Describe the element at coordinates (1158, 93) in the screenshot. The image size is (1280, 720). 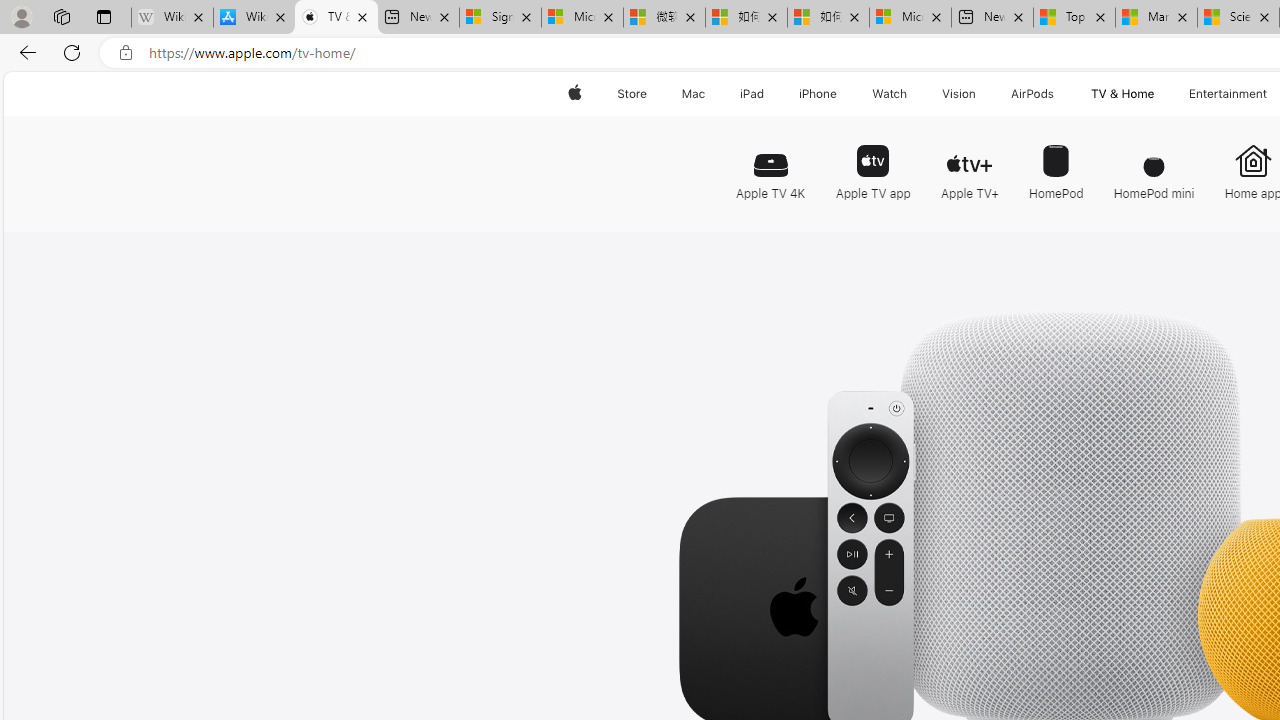
I see `'TV and Home menu'` at that location.